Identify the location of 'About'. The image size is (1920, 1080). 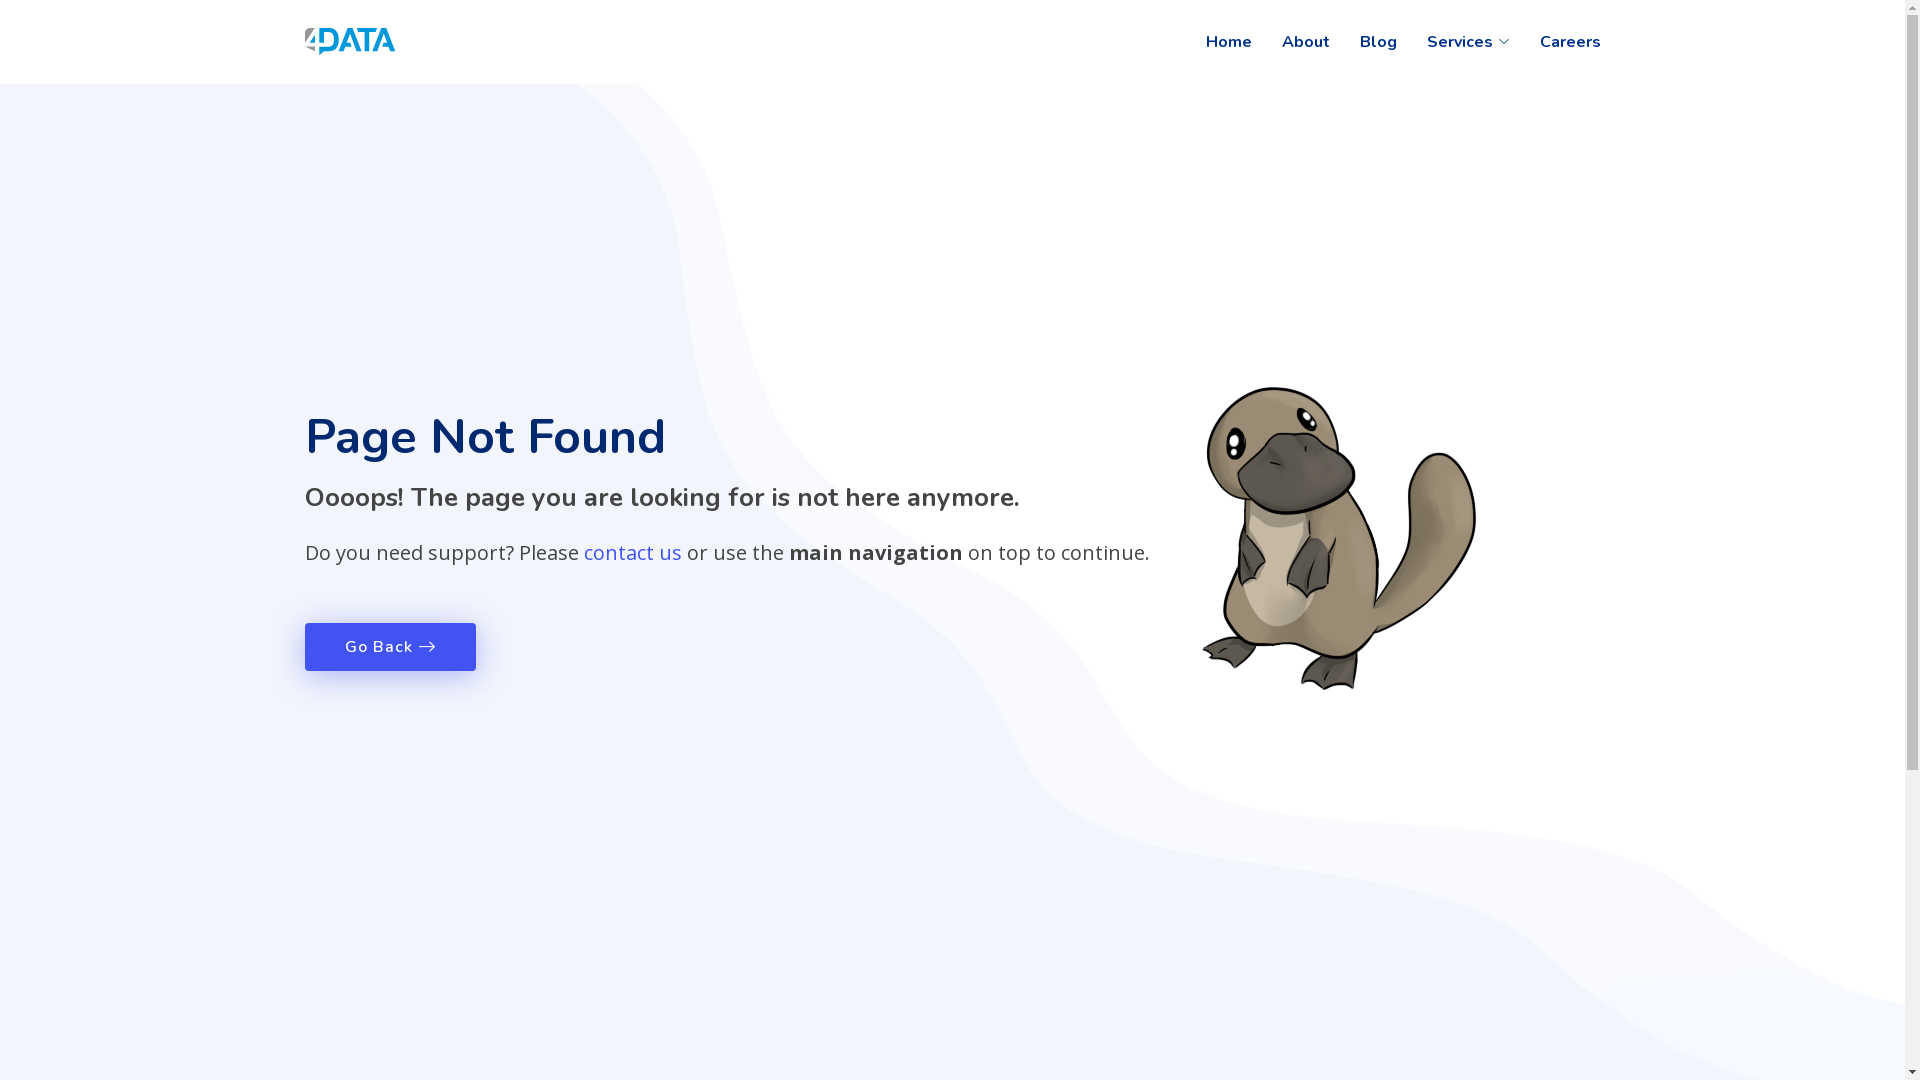
(1291, 42).